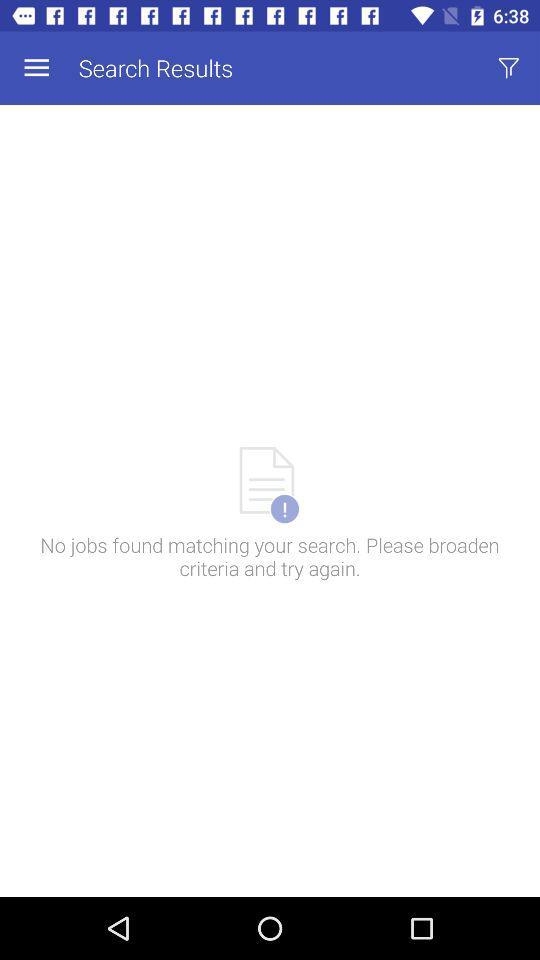  Describe the element at coordinates (36, 68) in the screenshot. I see `the item above no jobs found` at that location.